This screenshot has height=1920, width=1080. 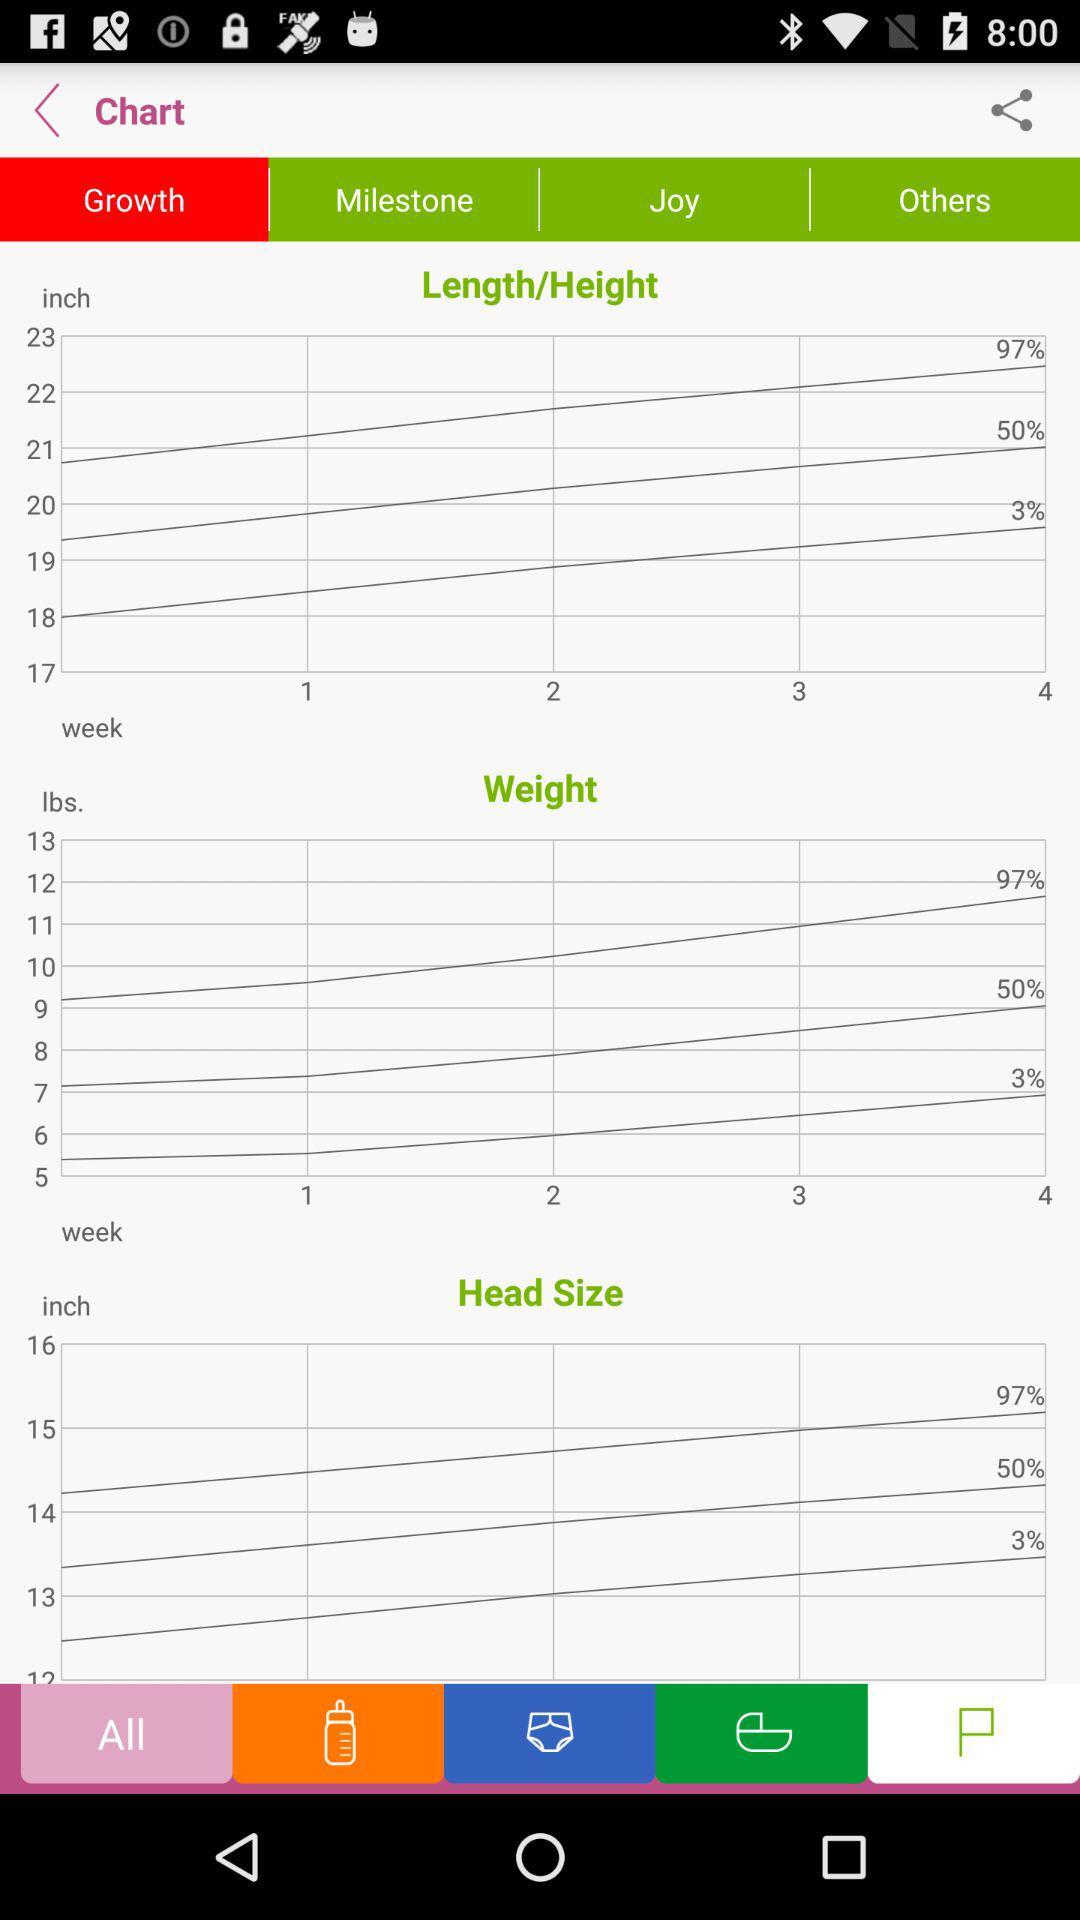 I want to click on chart info, so click(x=761, y=1737).